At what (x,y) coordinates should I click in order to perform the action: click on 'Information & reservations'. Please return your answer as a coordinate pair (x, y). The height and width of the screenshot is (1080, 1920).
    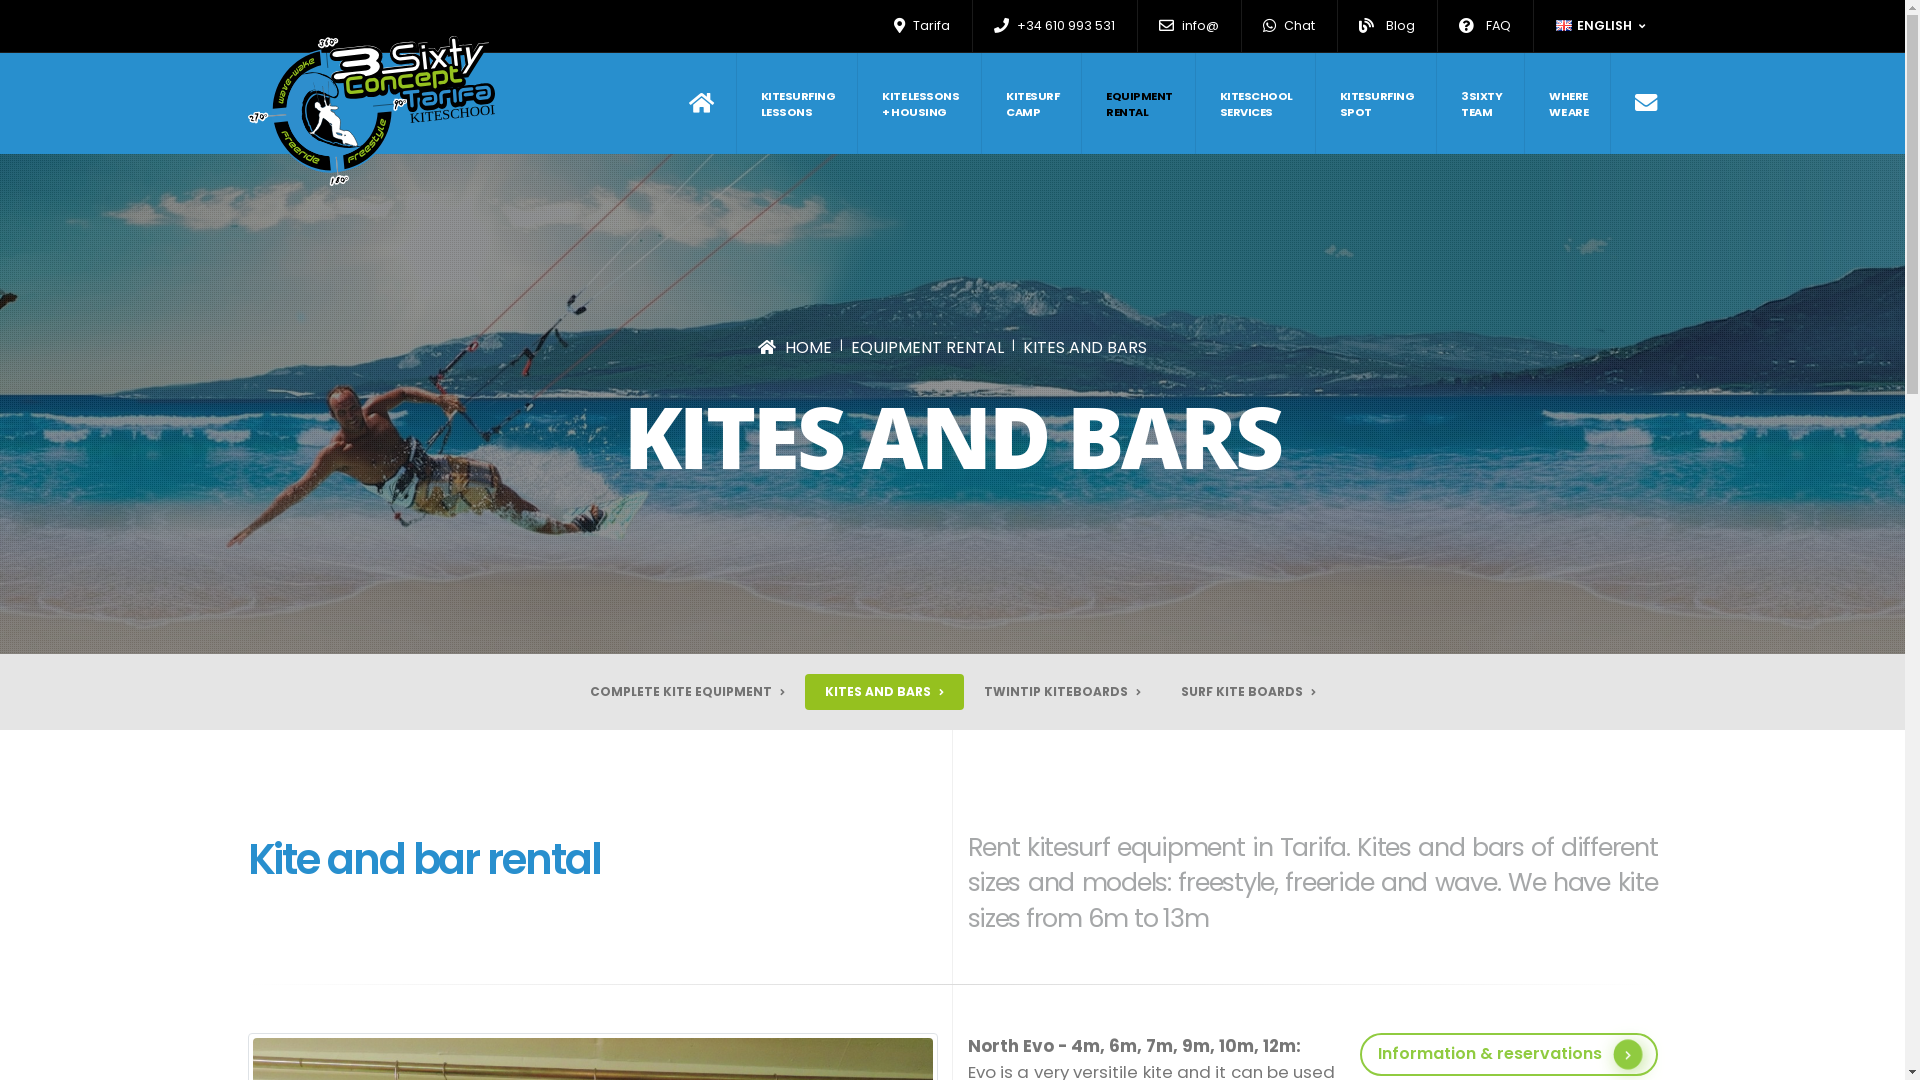
    Looking at the image, I should click on (1508, 1053).